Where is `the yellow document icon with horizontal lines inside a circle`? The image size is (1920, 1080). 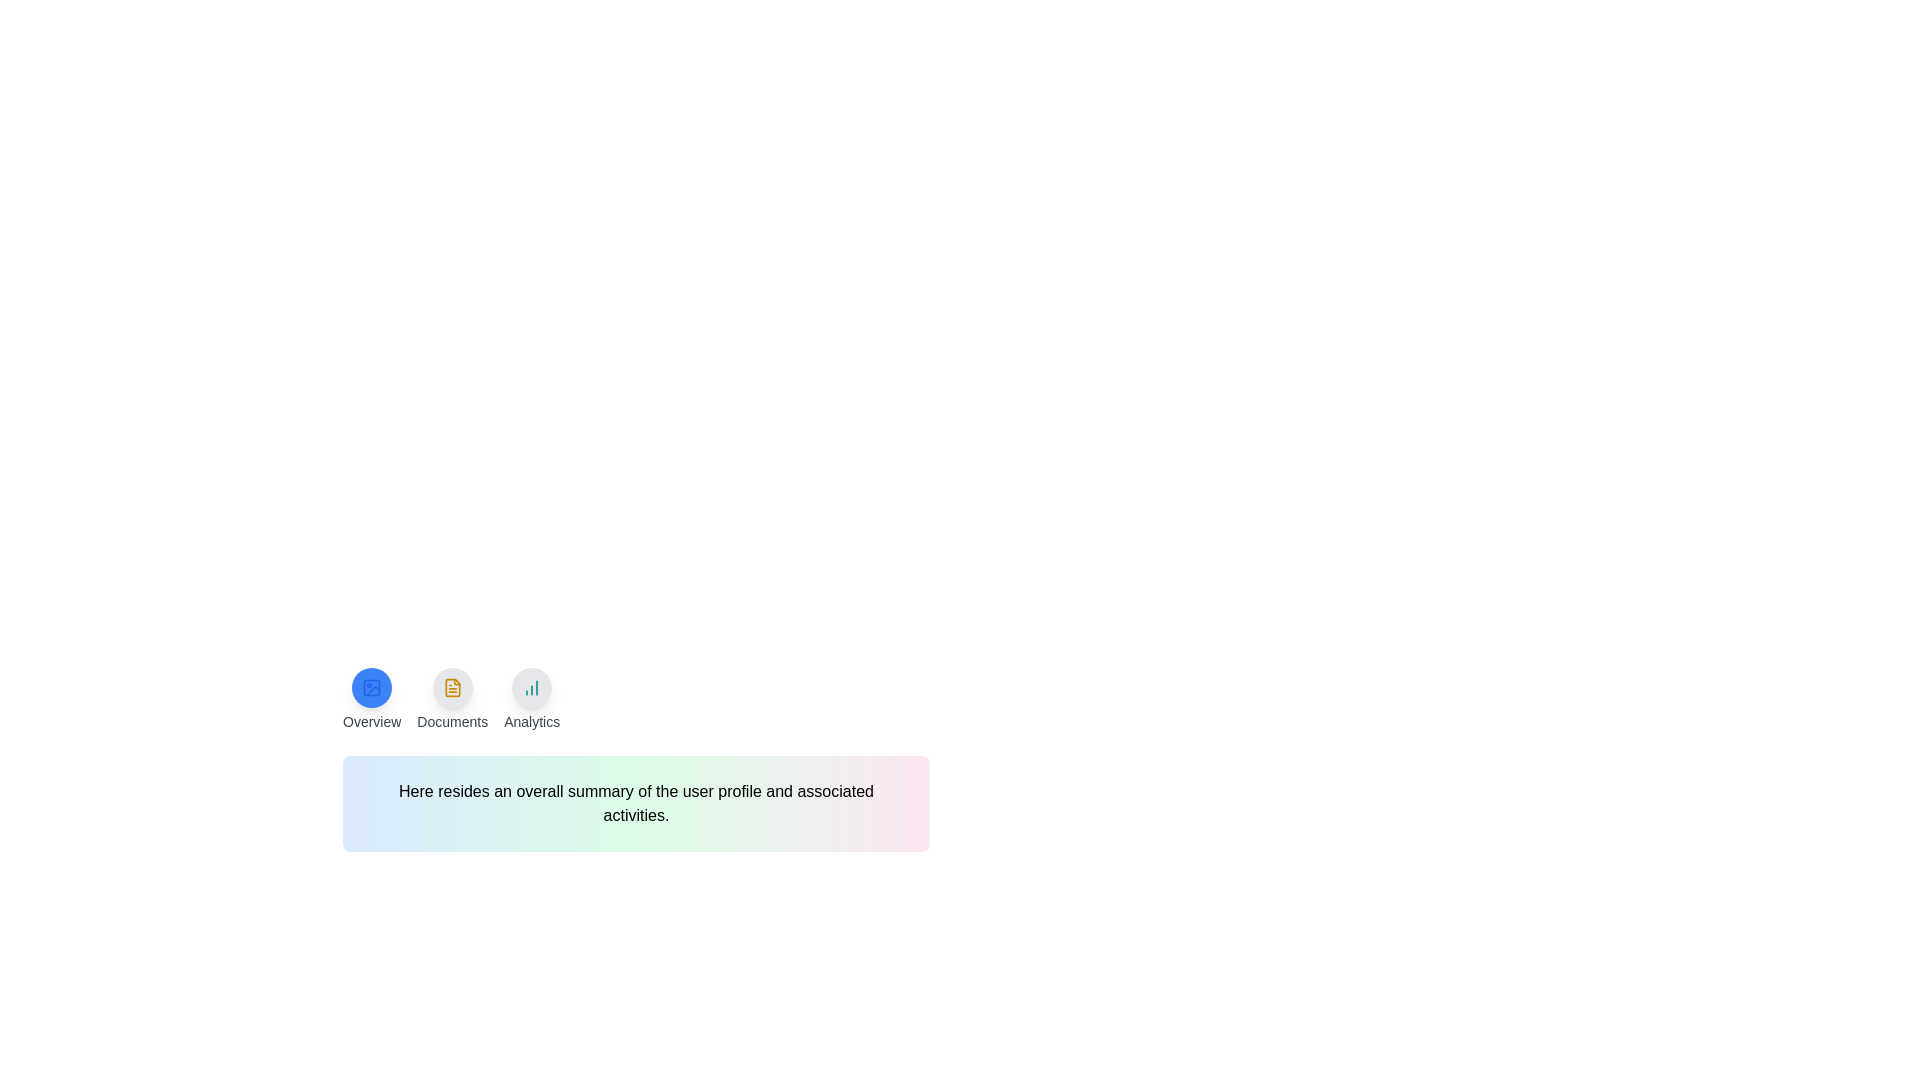
the yellow document icon with horizontal lines inside a circle is located at coordinates (451, 686).